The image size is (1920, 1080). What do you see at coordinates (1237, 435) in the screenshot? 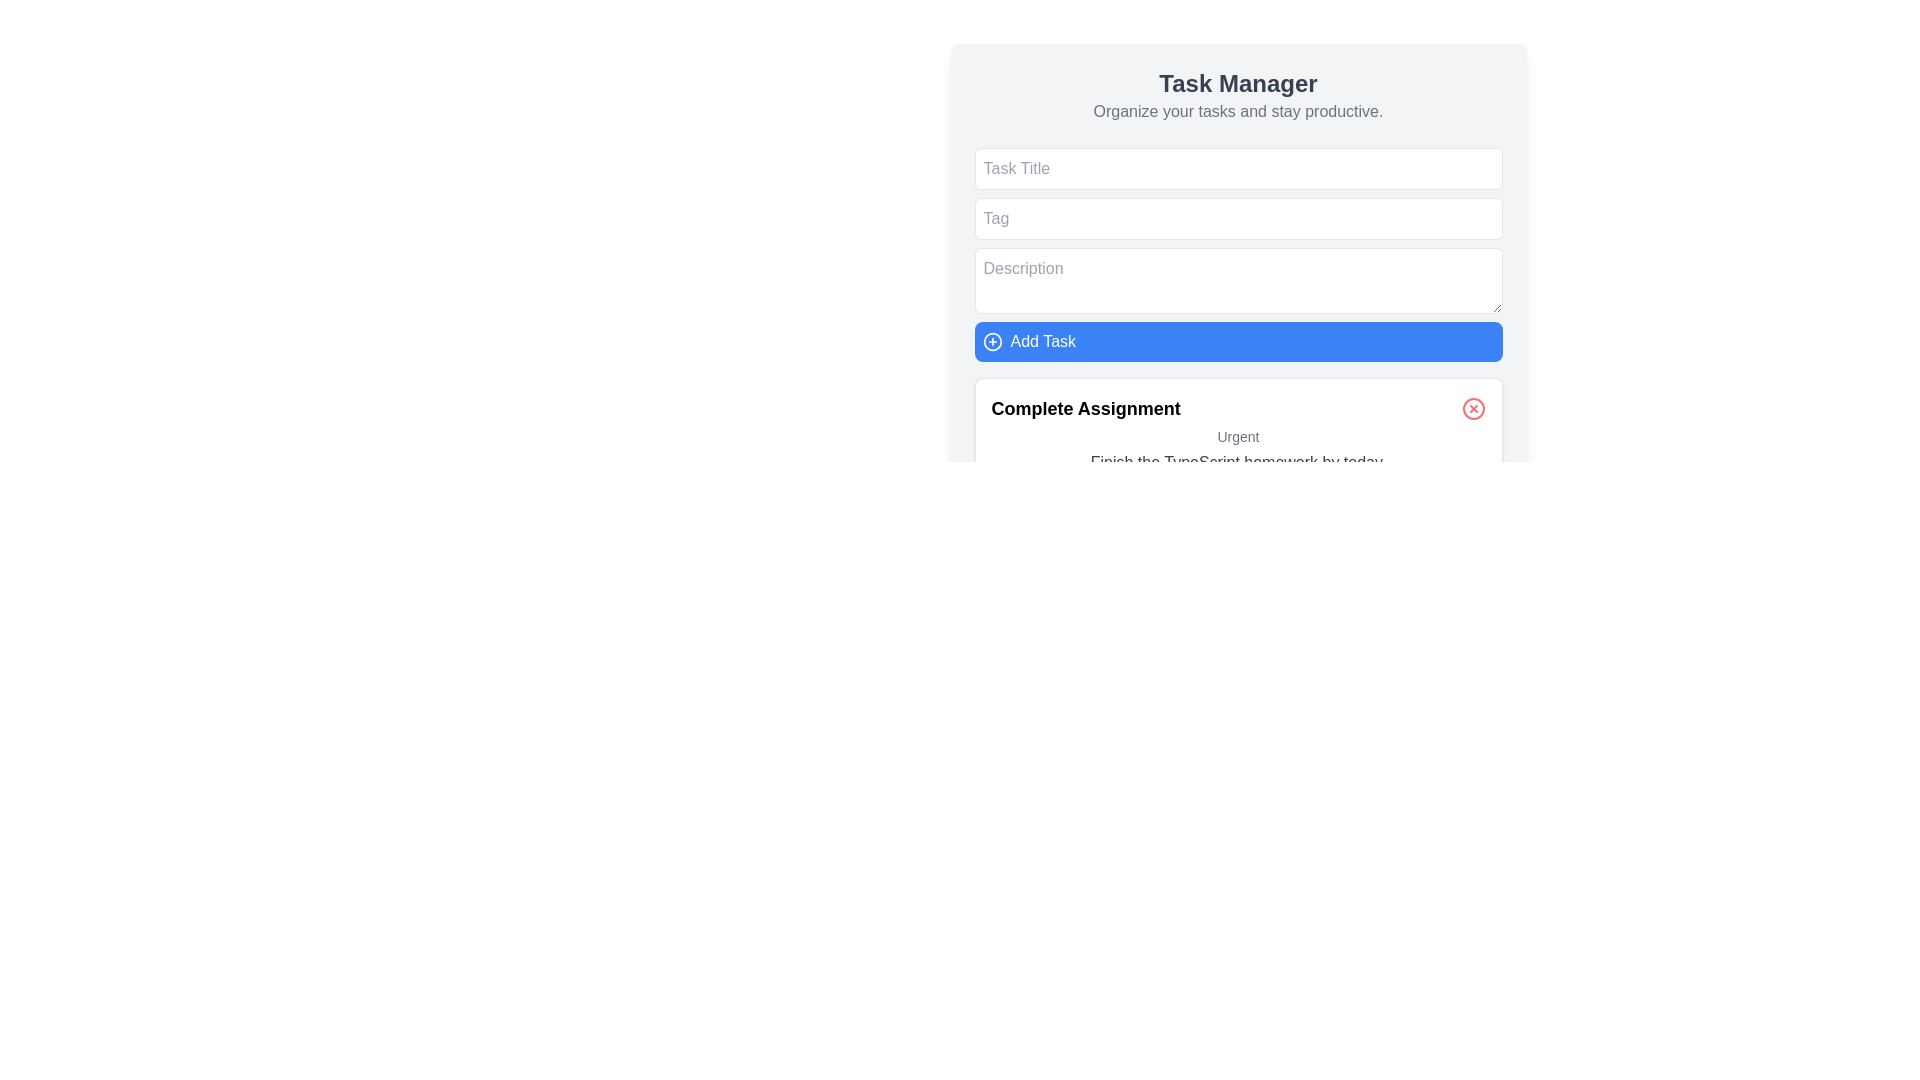
I see `the 'Urgent' text label, which is styled with a small gray font, located within the task card below the title 'Complete Assignment'` at bounding box center [1237, 435].